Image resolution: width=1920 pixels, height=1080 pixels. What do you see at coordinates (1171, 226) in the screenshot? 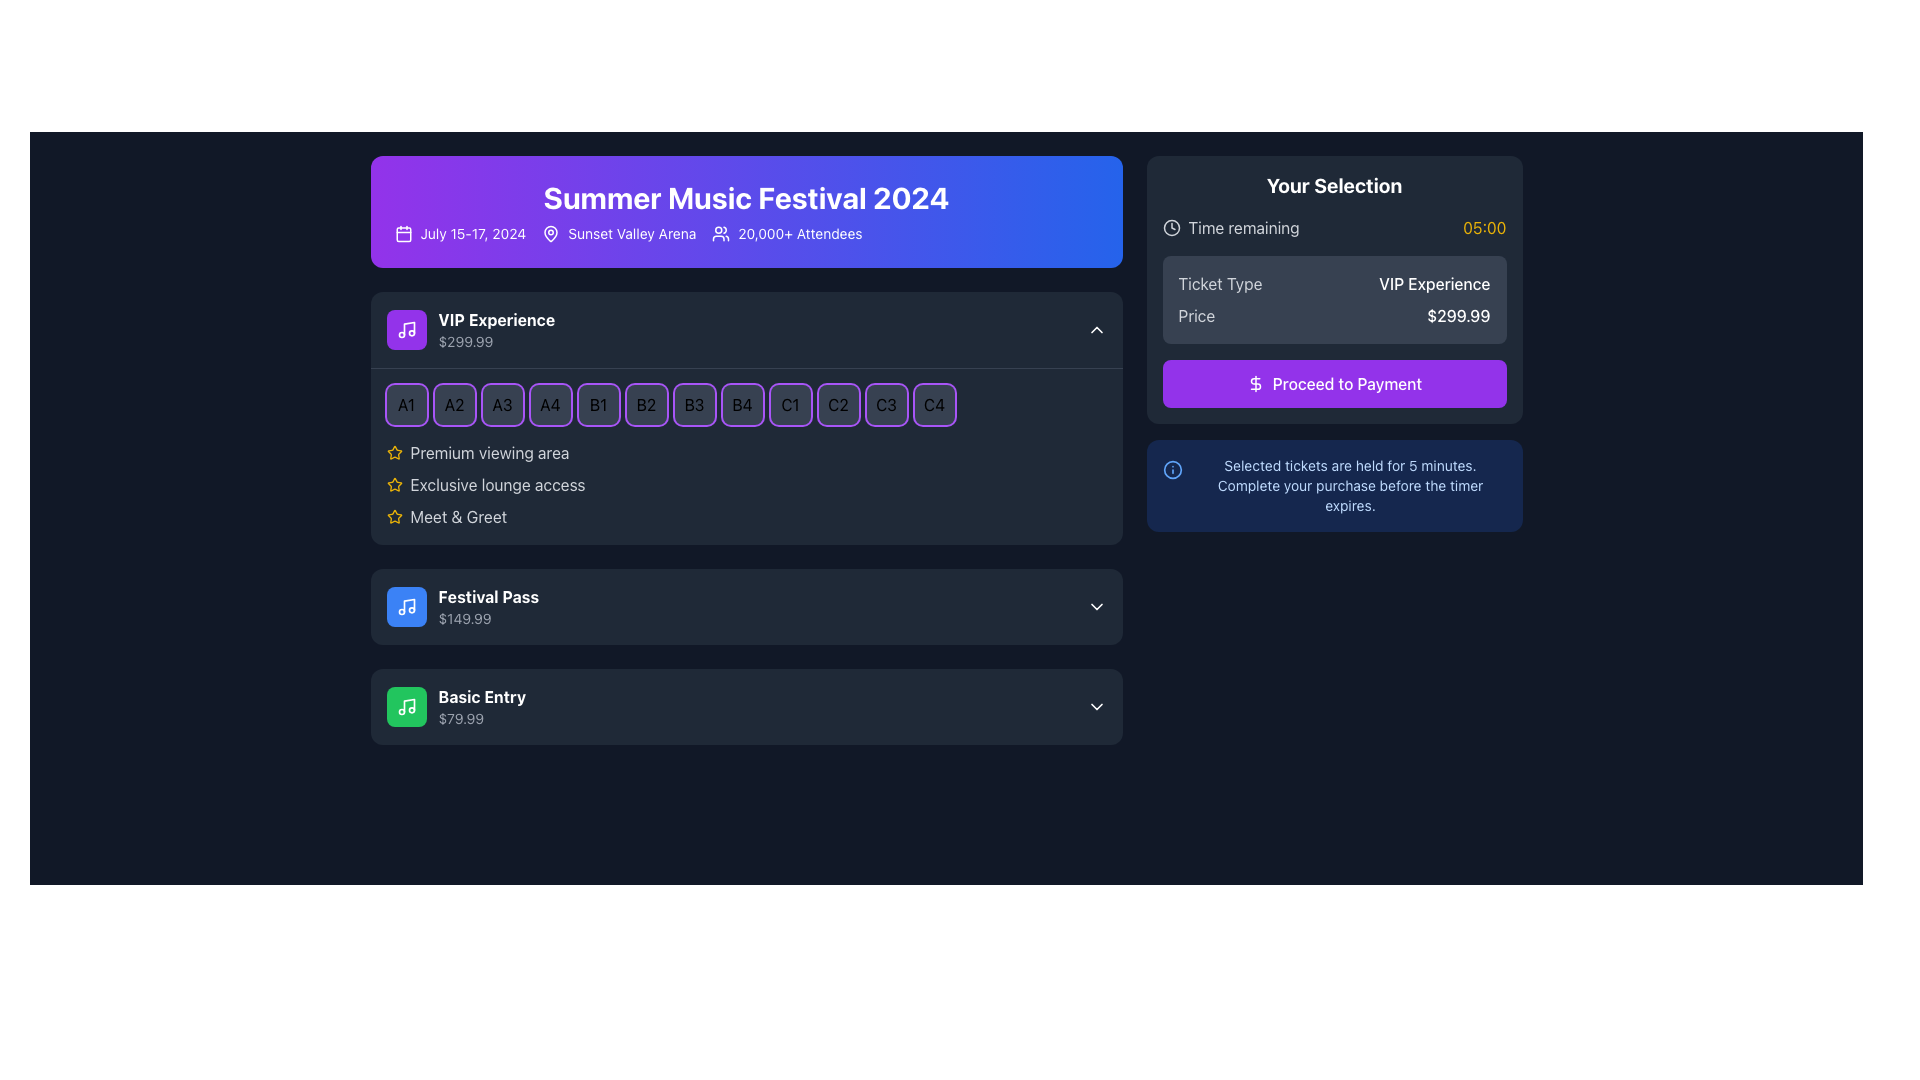
I see `the clock icon located to the left of the 'Time remaining' text in the 'Your Selection' section of the right panel` at bounding box center [1171, 226].